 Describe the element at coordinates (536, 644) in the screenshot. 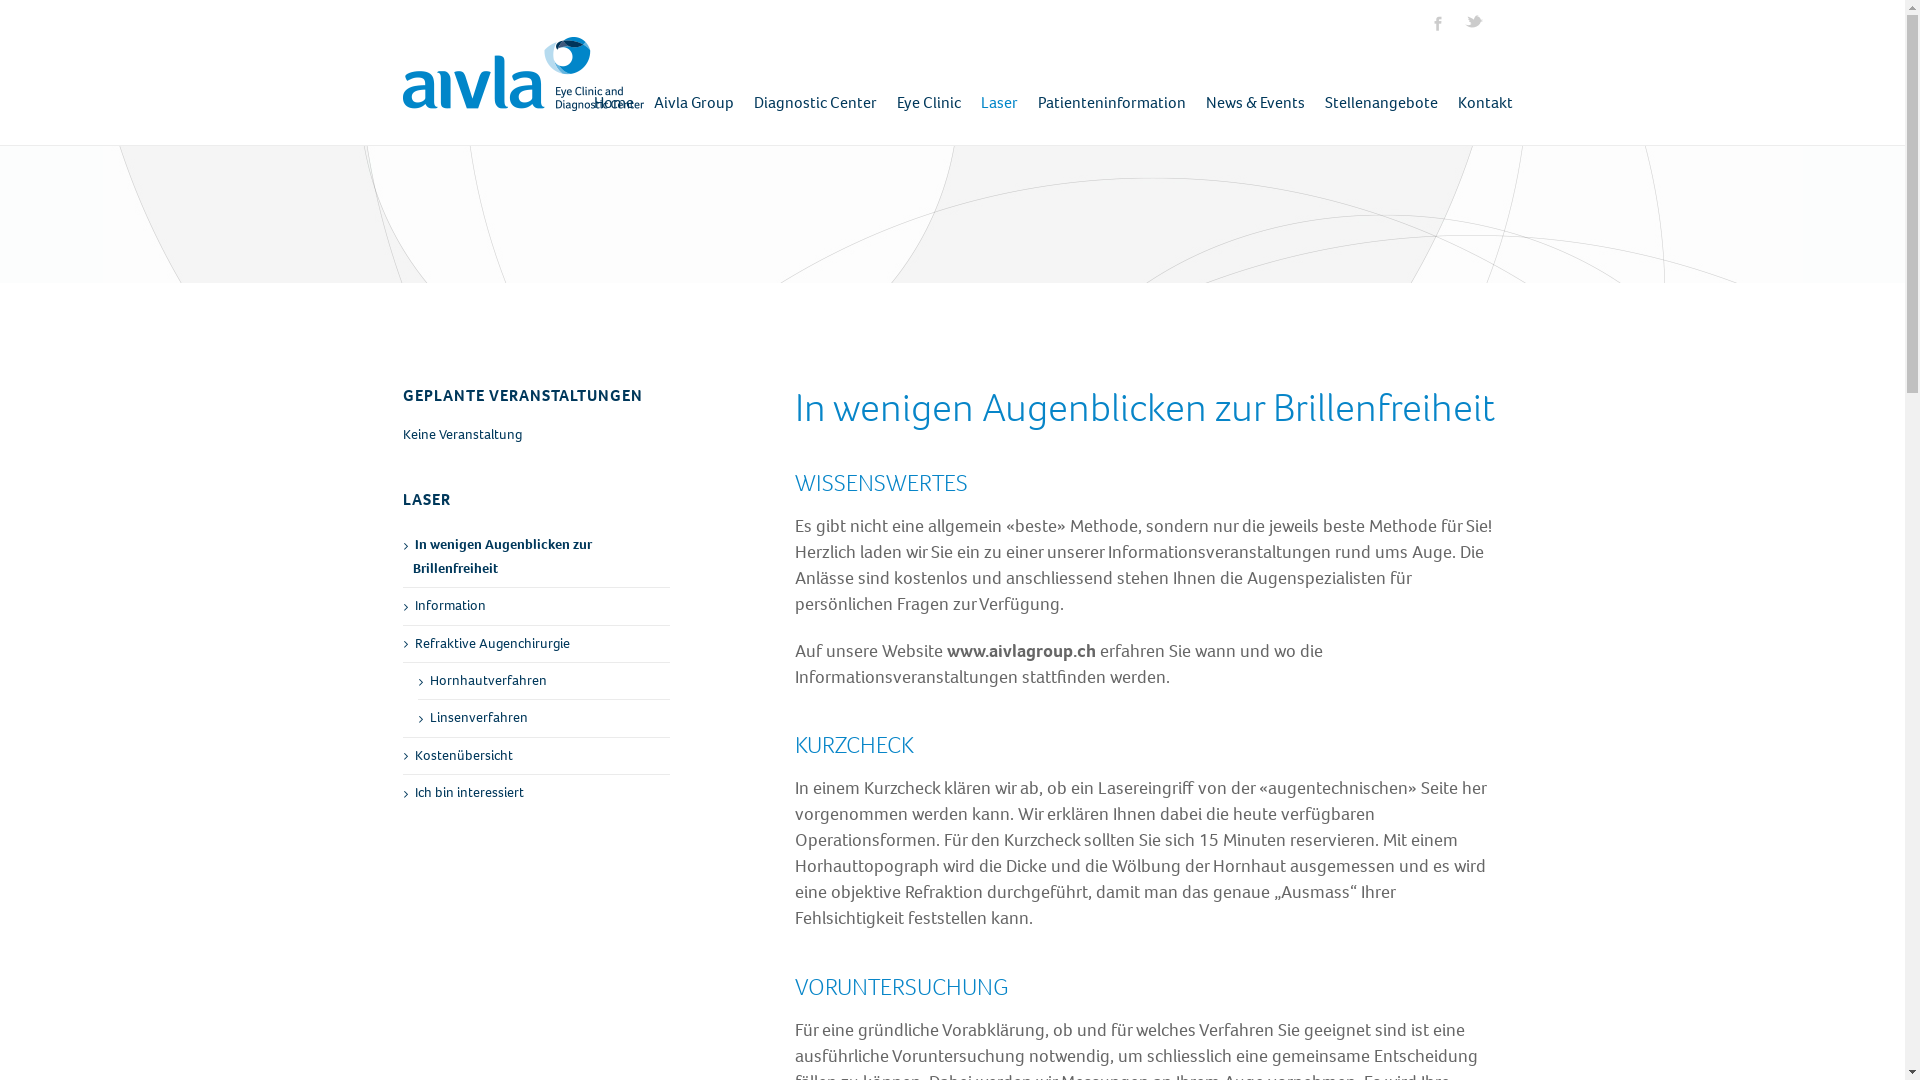

I see `'Refraktive Augenchirurgie'` at that location.